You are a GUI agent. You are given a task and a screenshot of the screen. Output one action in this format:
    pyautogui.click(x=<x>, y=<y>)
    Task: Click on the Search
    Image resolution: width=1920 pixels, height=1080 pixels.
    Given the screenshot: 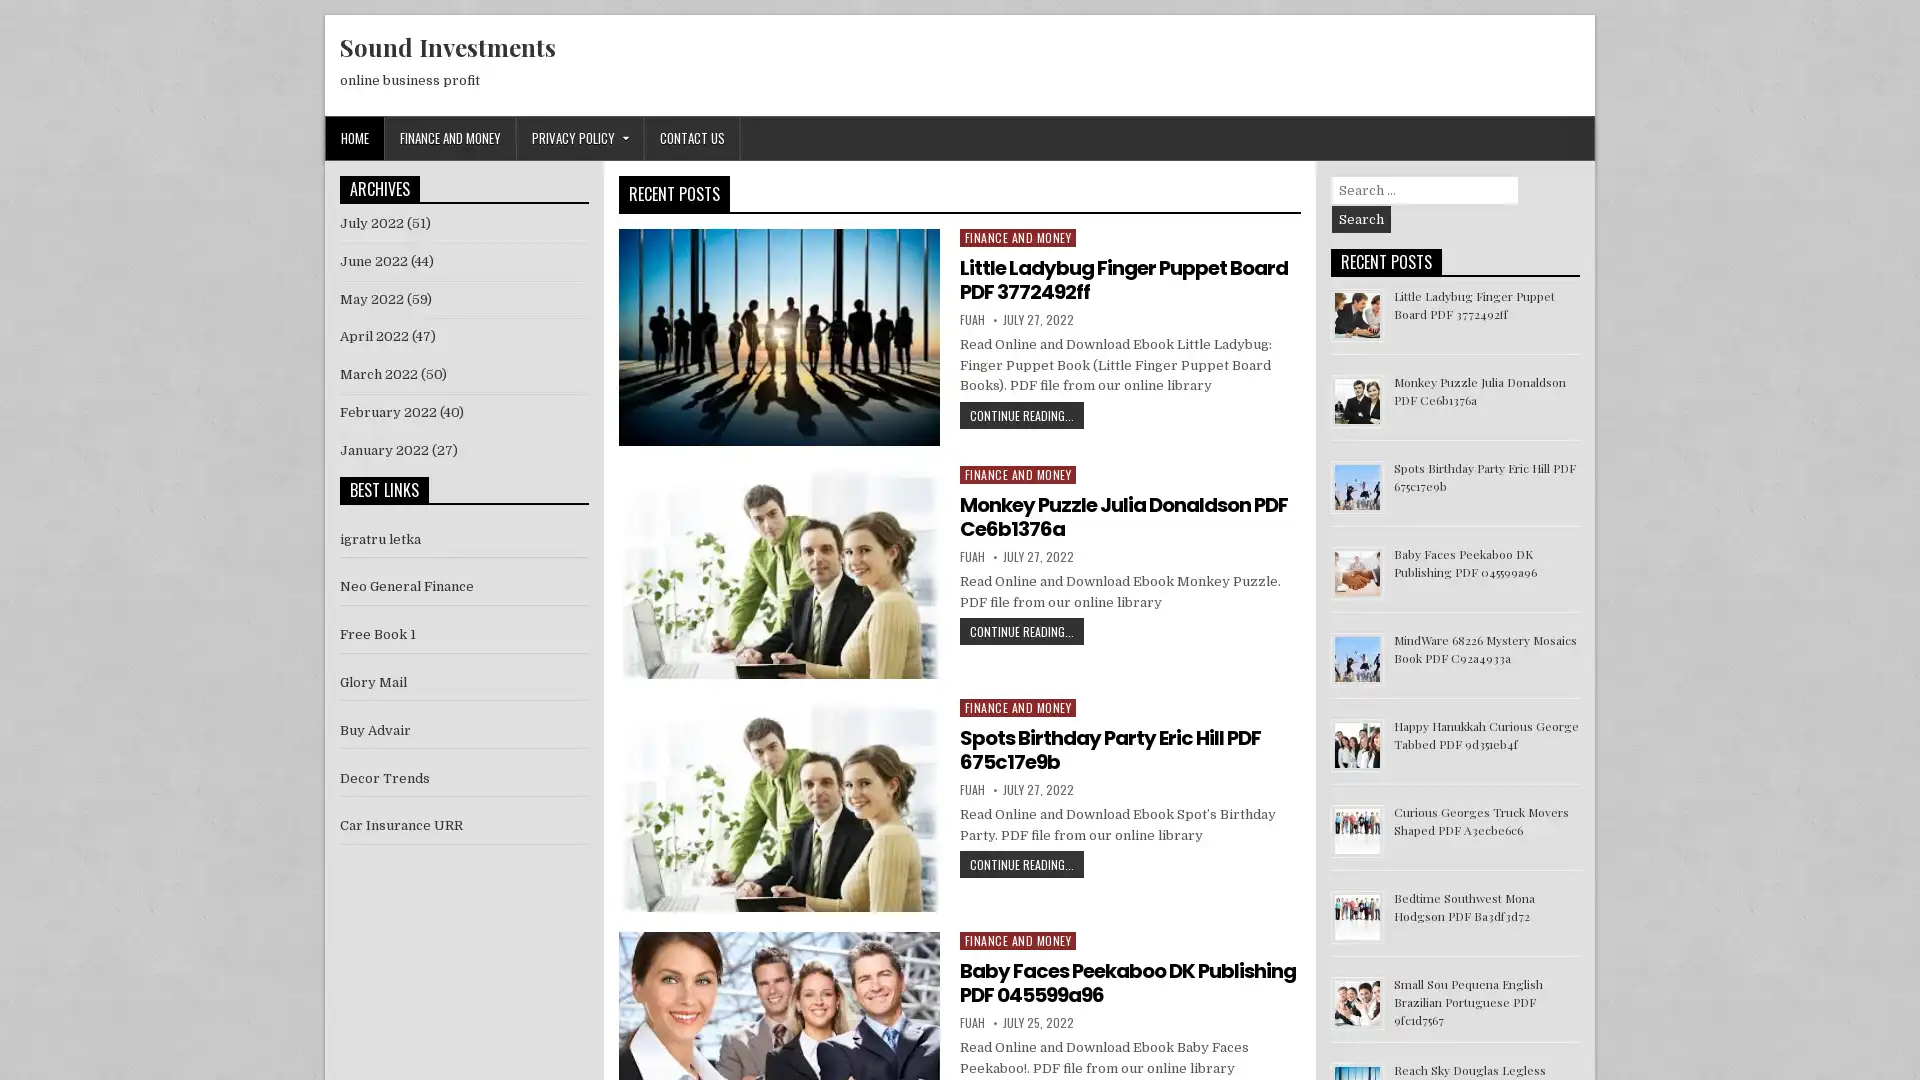 What is the action you would take?
    pyautogui.click(x=1360, y=219)
    